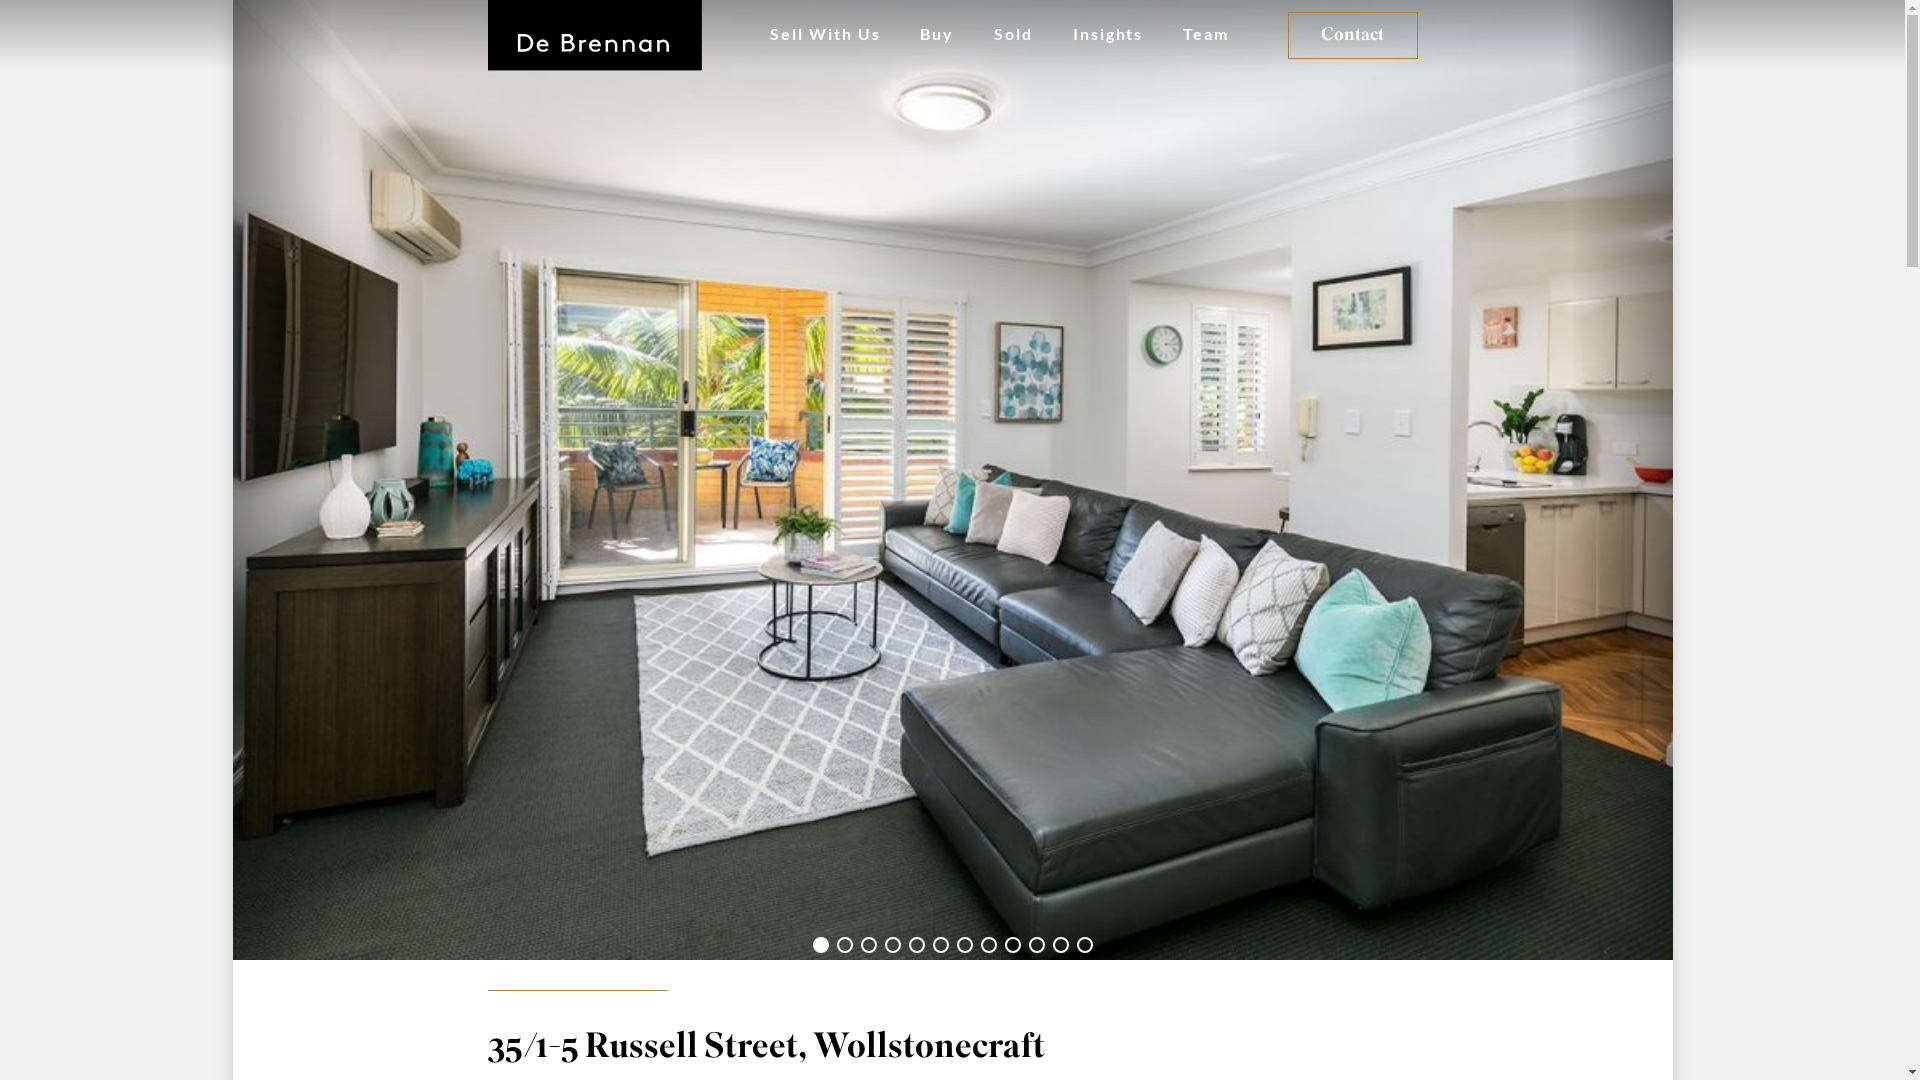 This screenshot has height=1080, width=1920. I want to click on '7', so click(964, 945).